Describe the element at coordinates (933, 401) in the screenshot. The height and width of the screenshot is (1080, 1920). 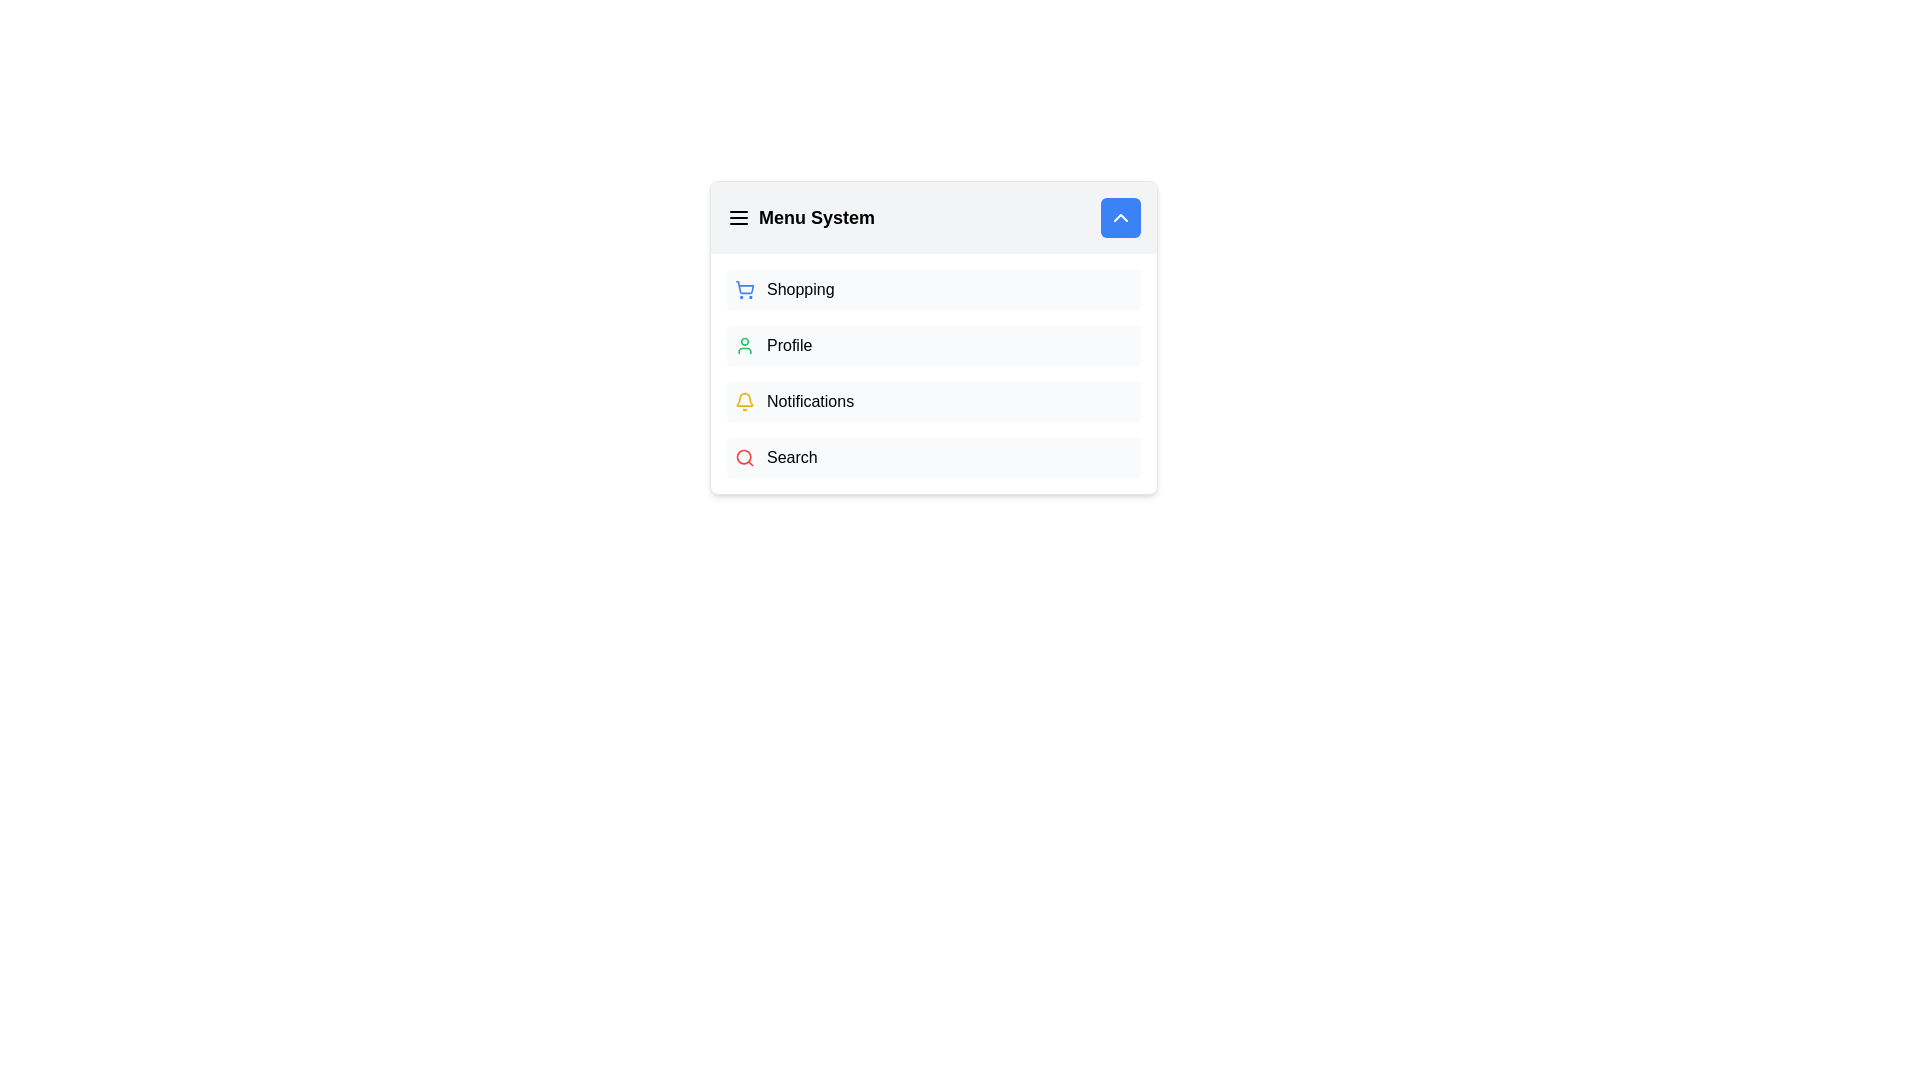
I see `the third menu item in the 'Menu System' section` at that location.